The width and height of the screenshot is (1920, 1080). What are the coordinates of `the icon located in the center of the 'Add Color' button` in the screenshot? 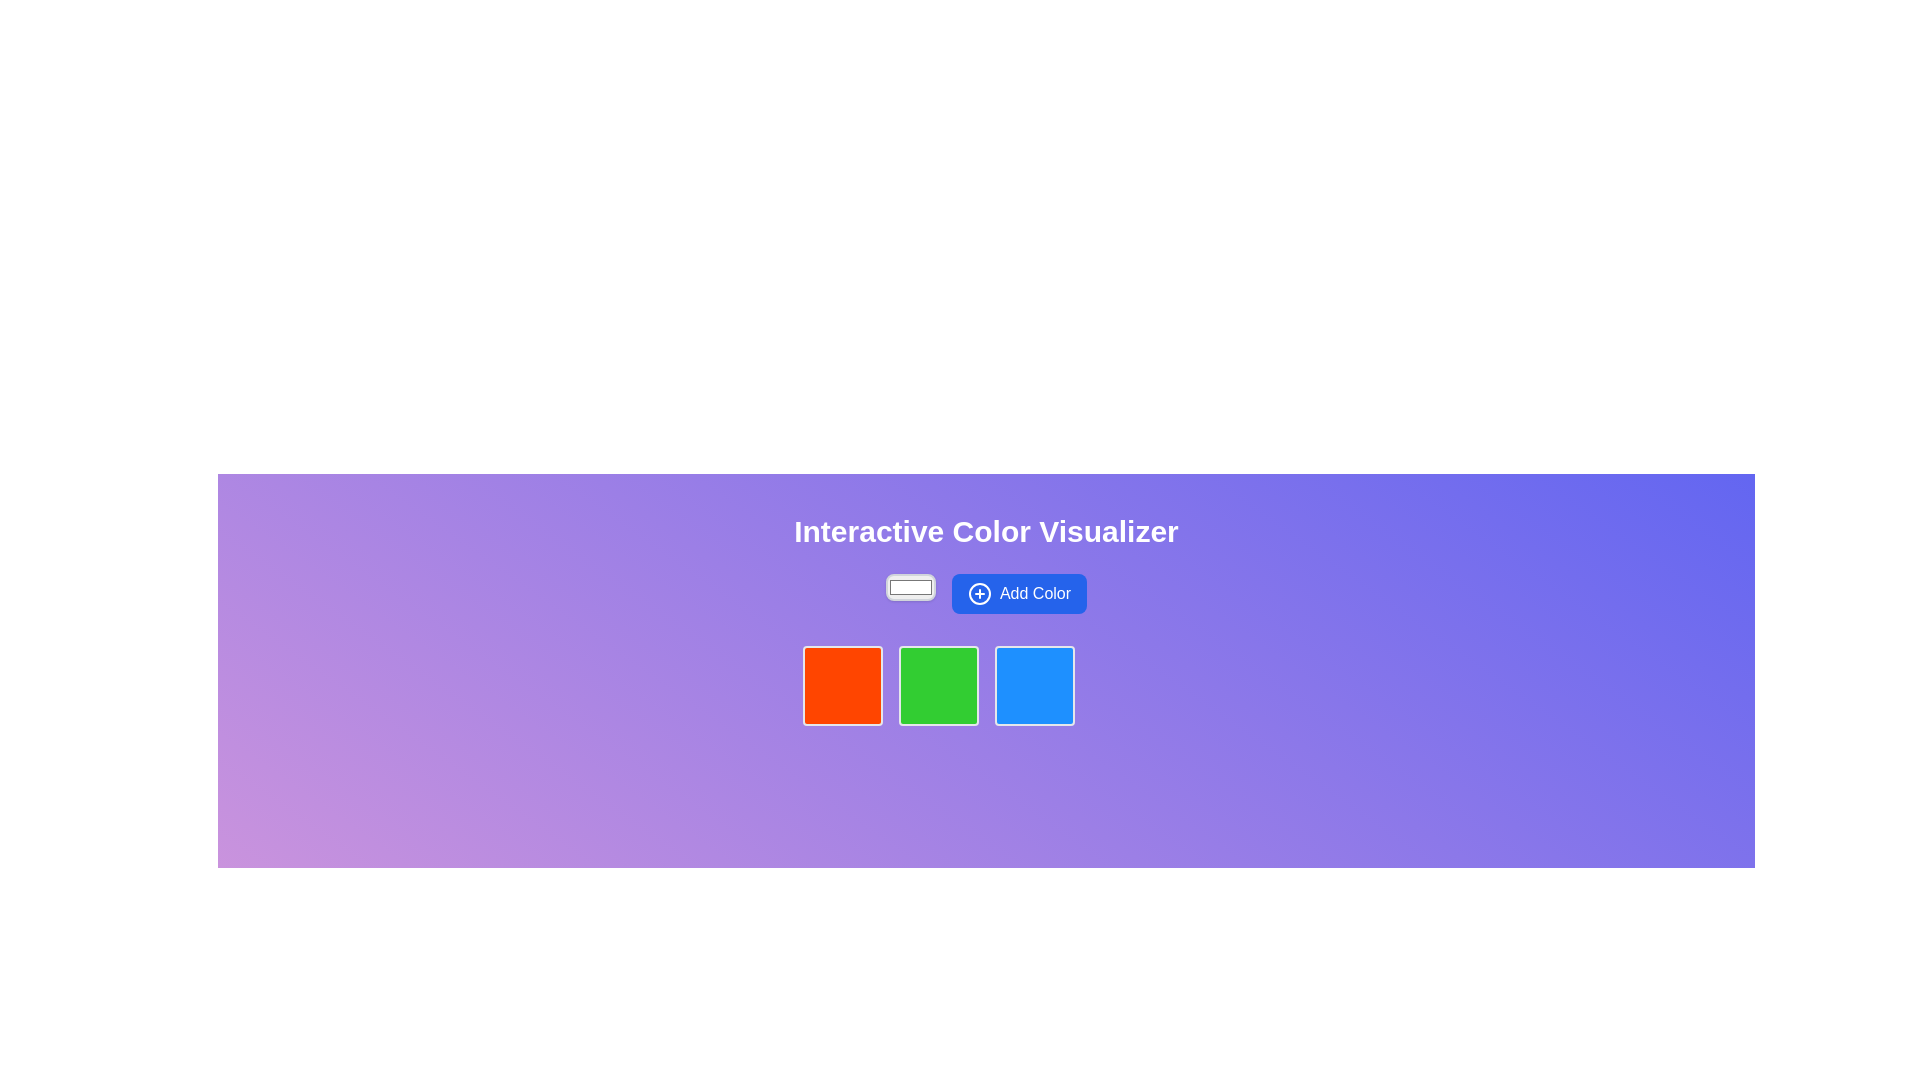 It's located at (979, 593).